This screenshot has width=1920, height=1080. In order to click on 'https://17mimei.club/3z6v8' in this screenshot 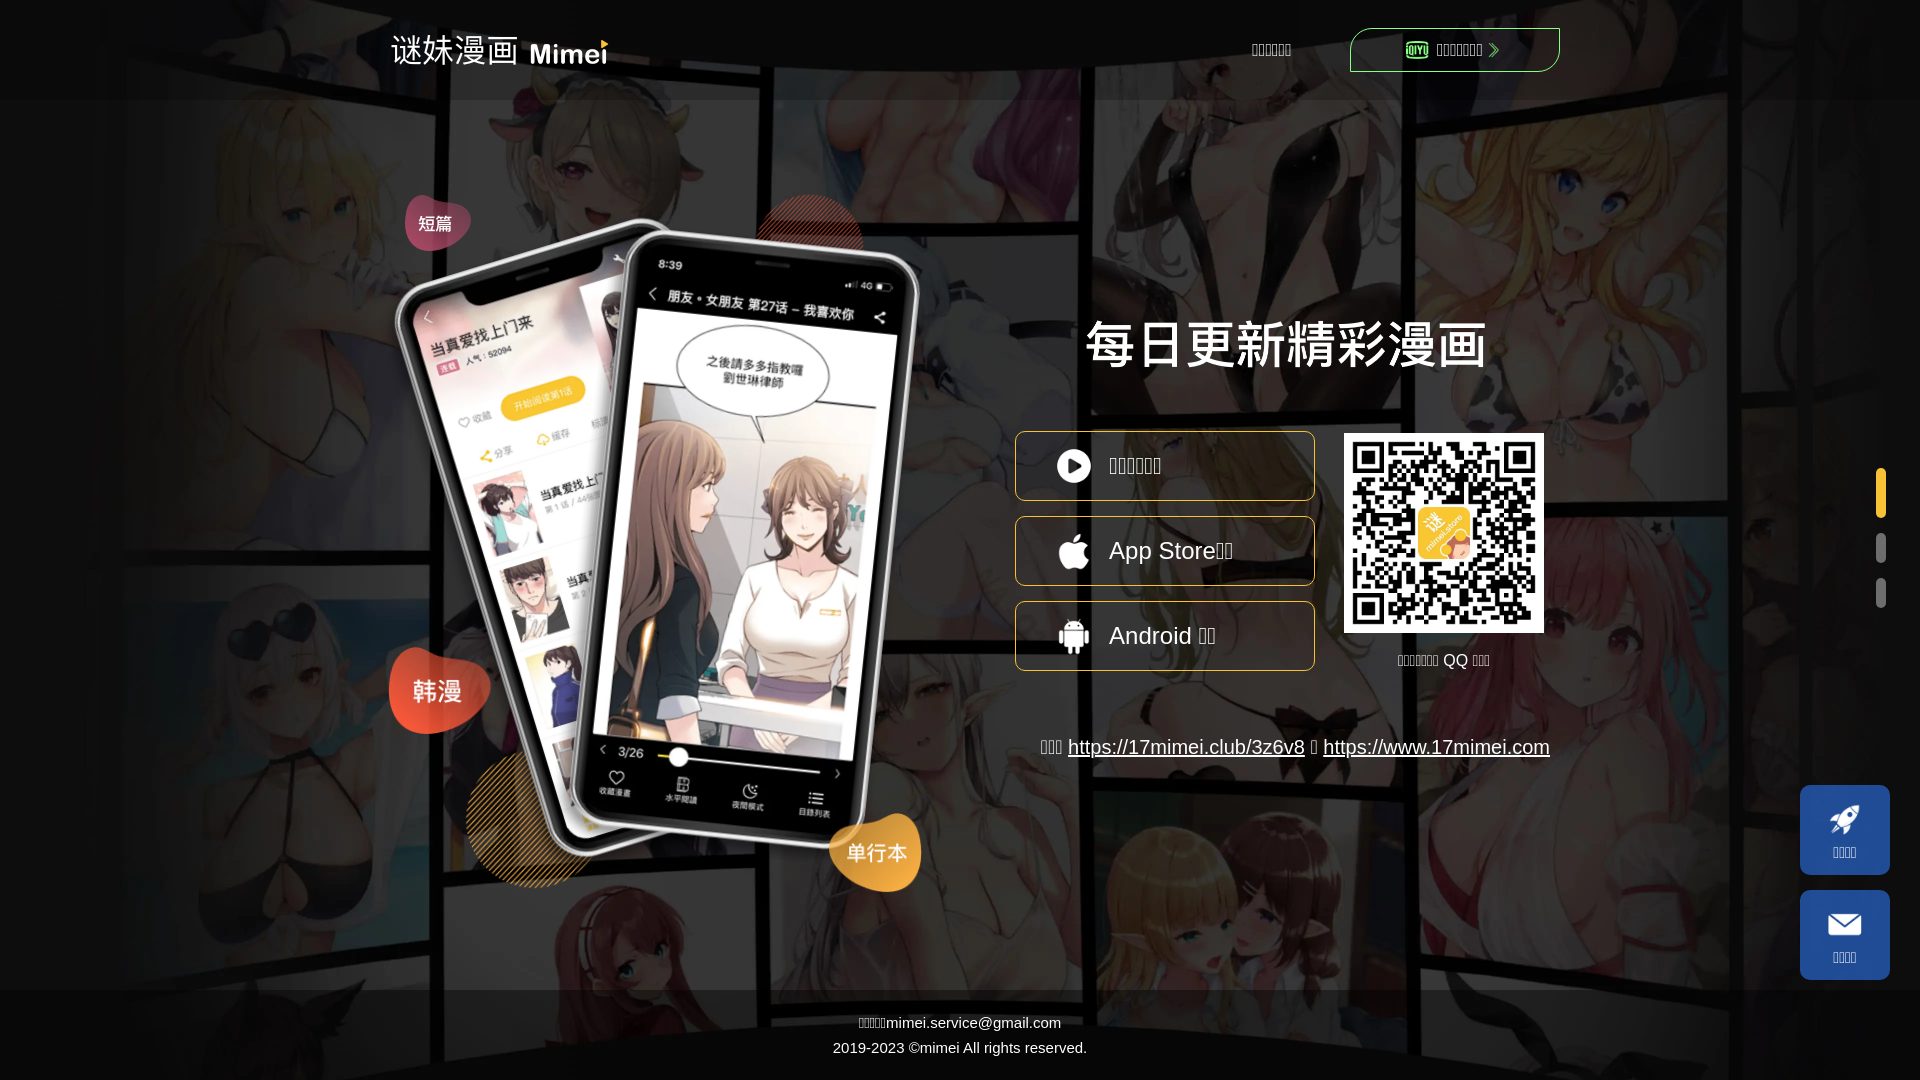, I will do `click(1186, 747)`.